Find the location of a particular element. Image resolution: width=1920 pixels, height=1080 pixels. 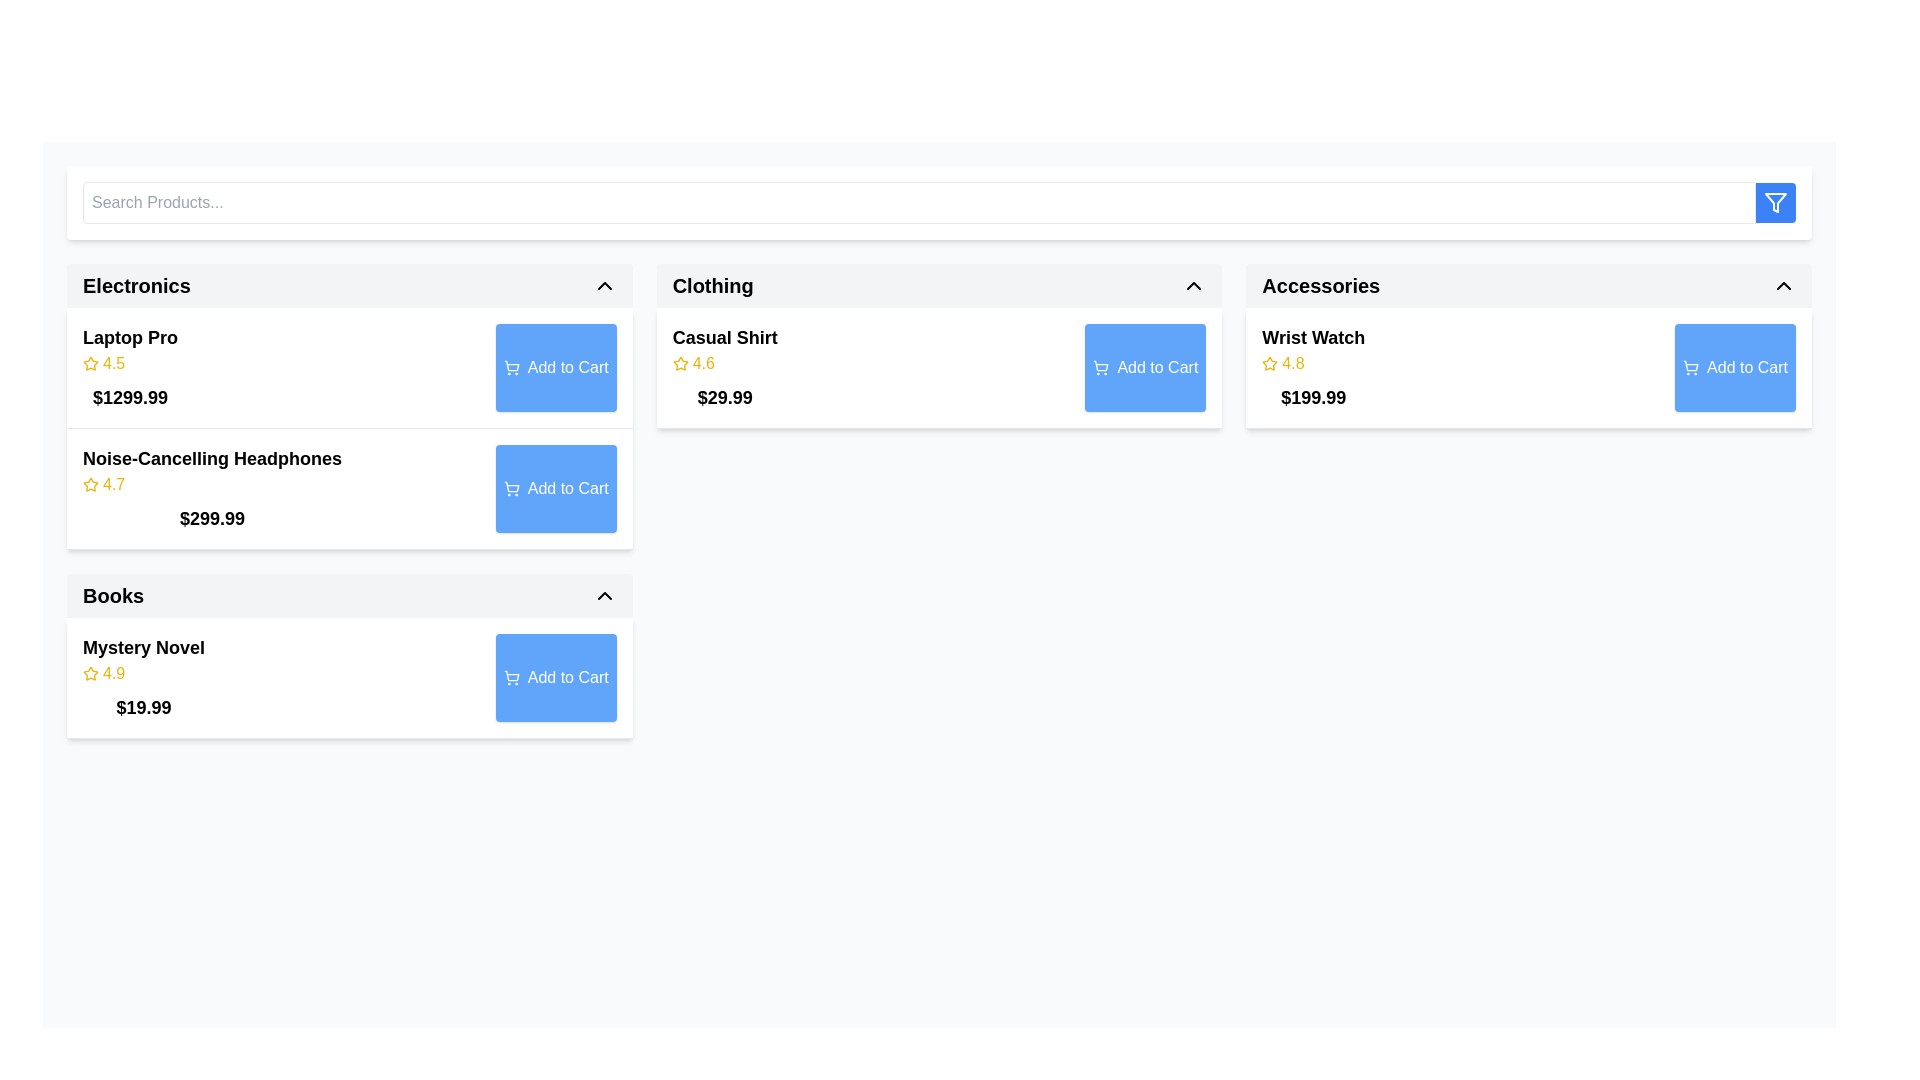

the shopping cart icon located on the left side of the 'Add to Cart' button within the product box for 'Mystery Novel' under the 'Books' section is located at coordinates (511, 677).